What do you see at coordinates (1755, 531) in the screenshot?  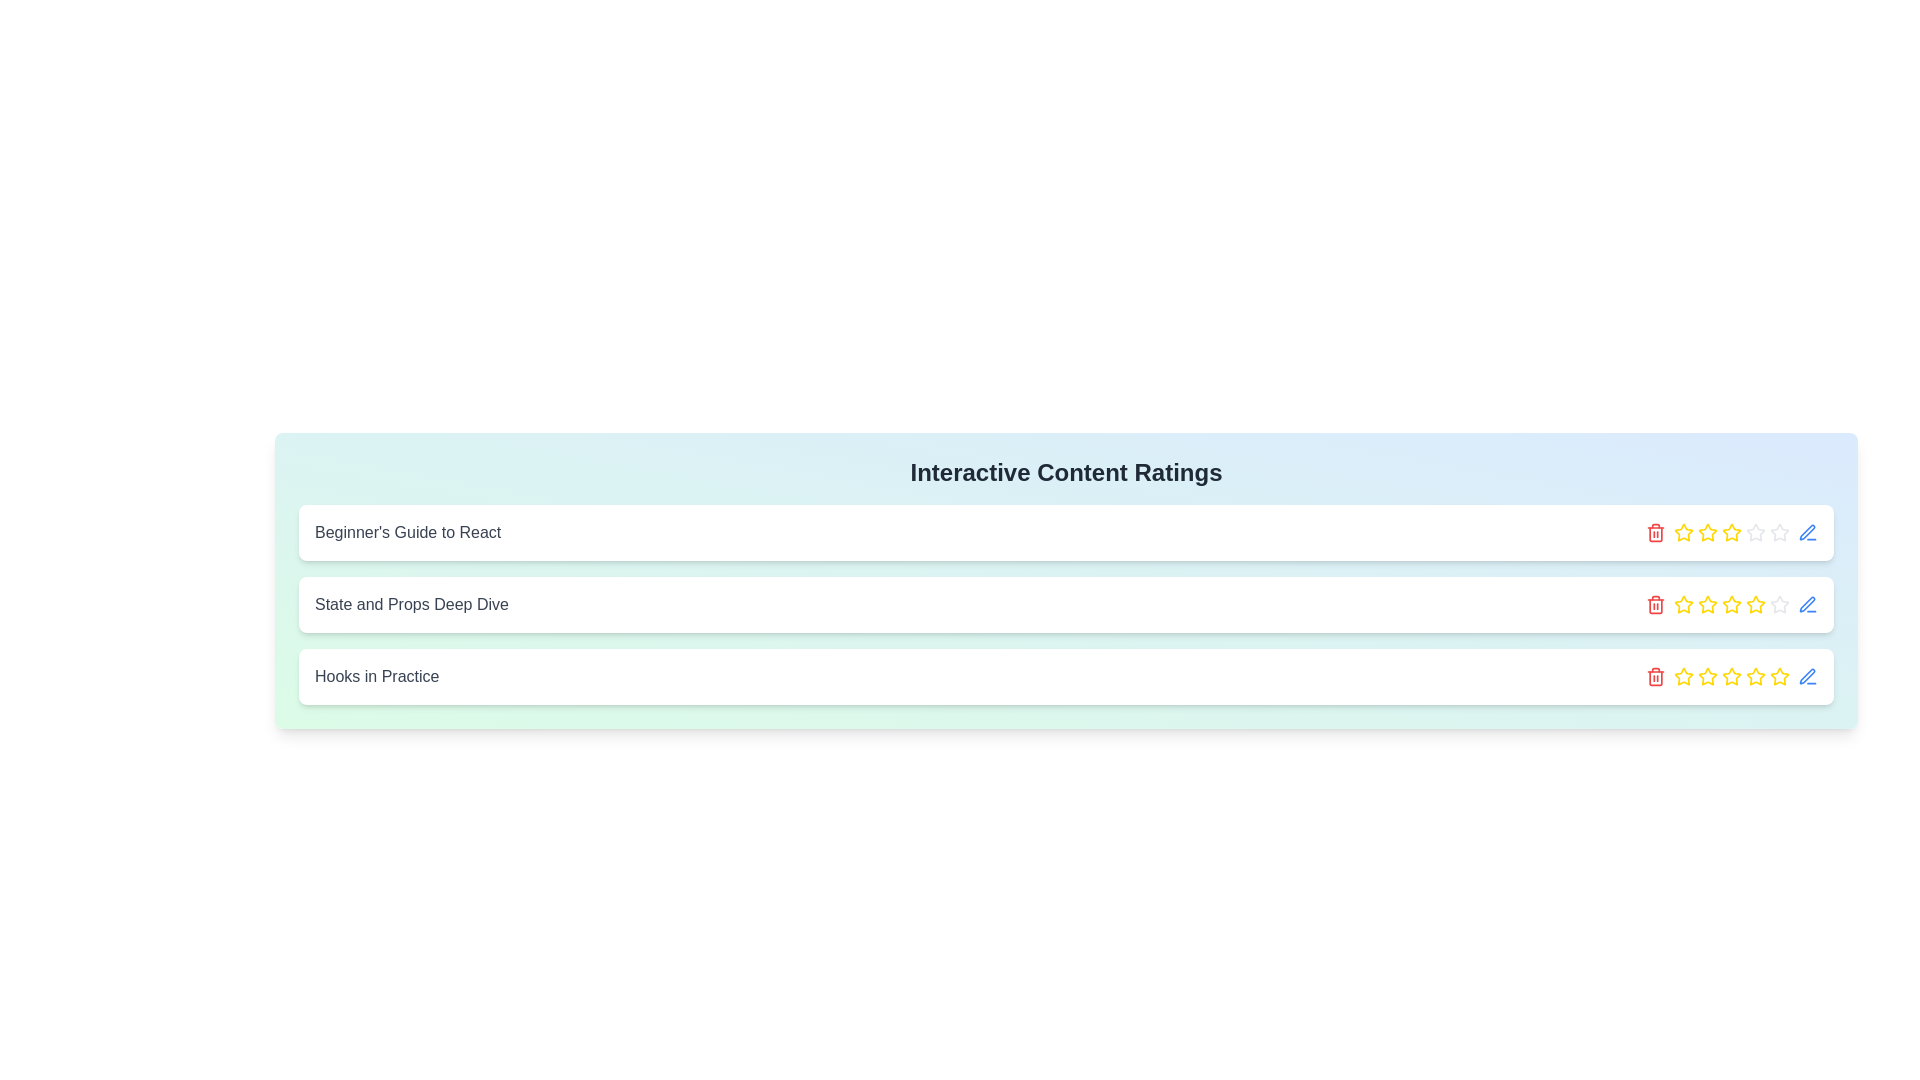 I see `the fifth star in the horizontal sequence of five stars to provide a rating` at bounding box center [1755, 531].